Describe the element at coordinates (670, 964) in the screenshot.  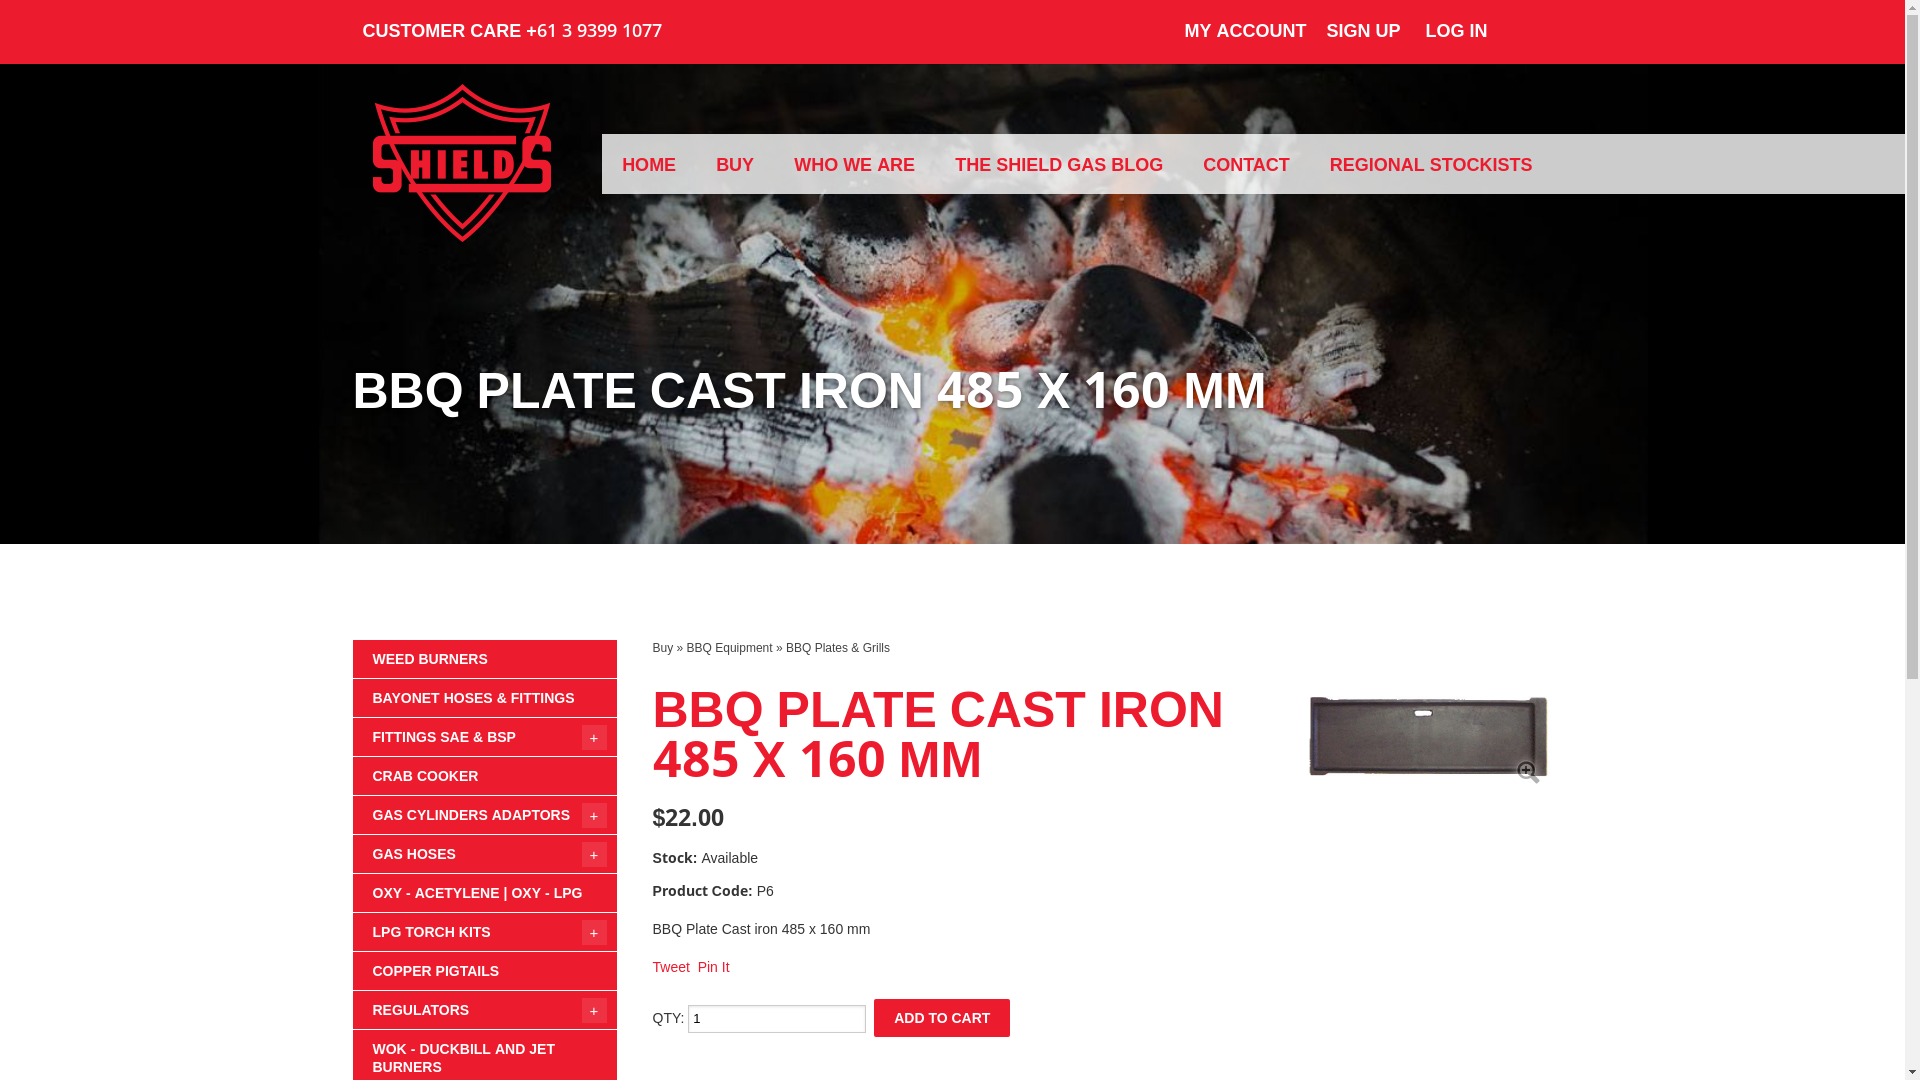
I see `'Tweet'` at that location.